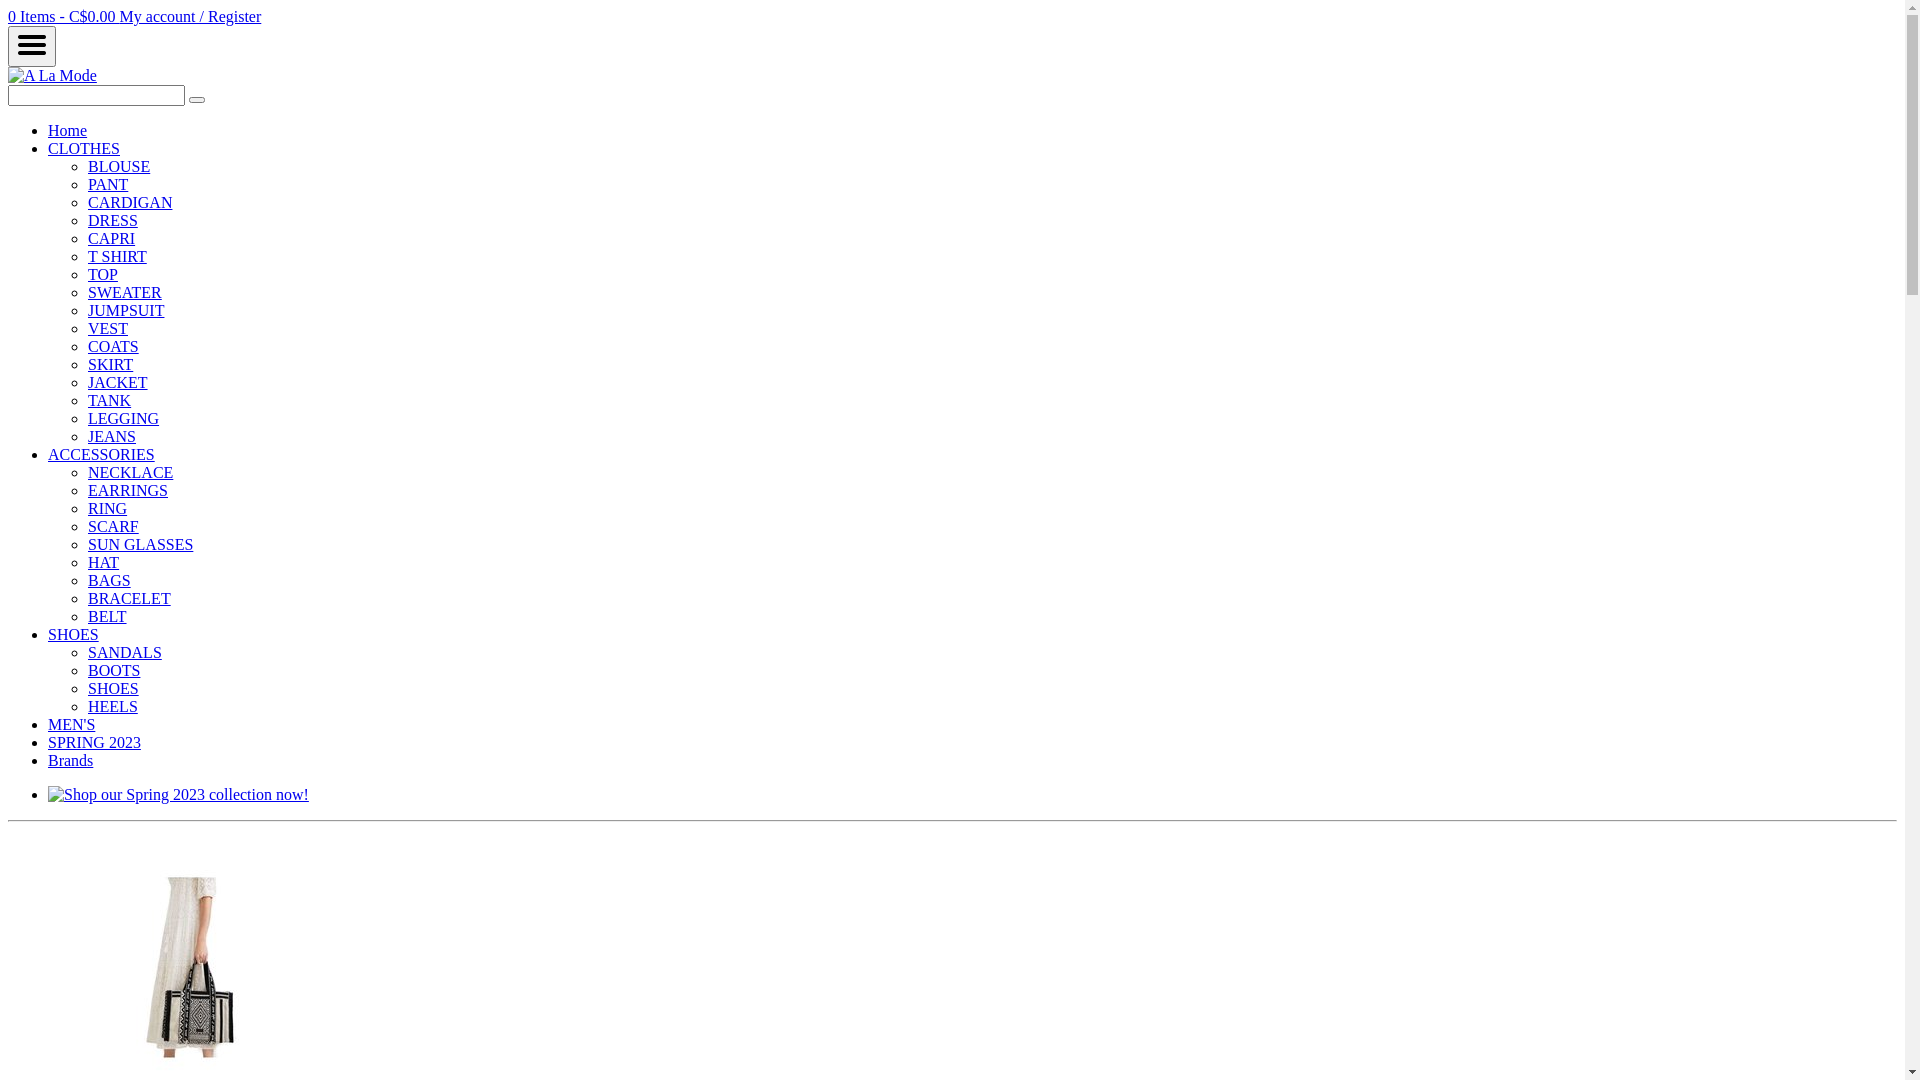  I want to click on 'EARRINGS', so click(127, 490).